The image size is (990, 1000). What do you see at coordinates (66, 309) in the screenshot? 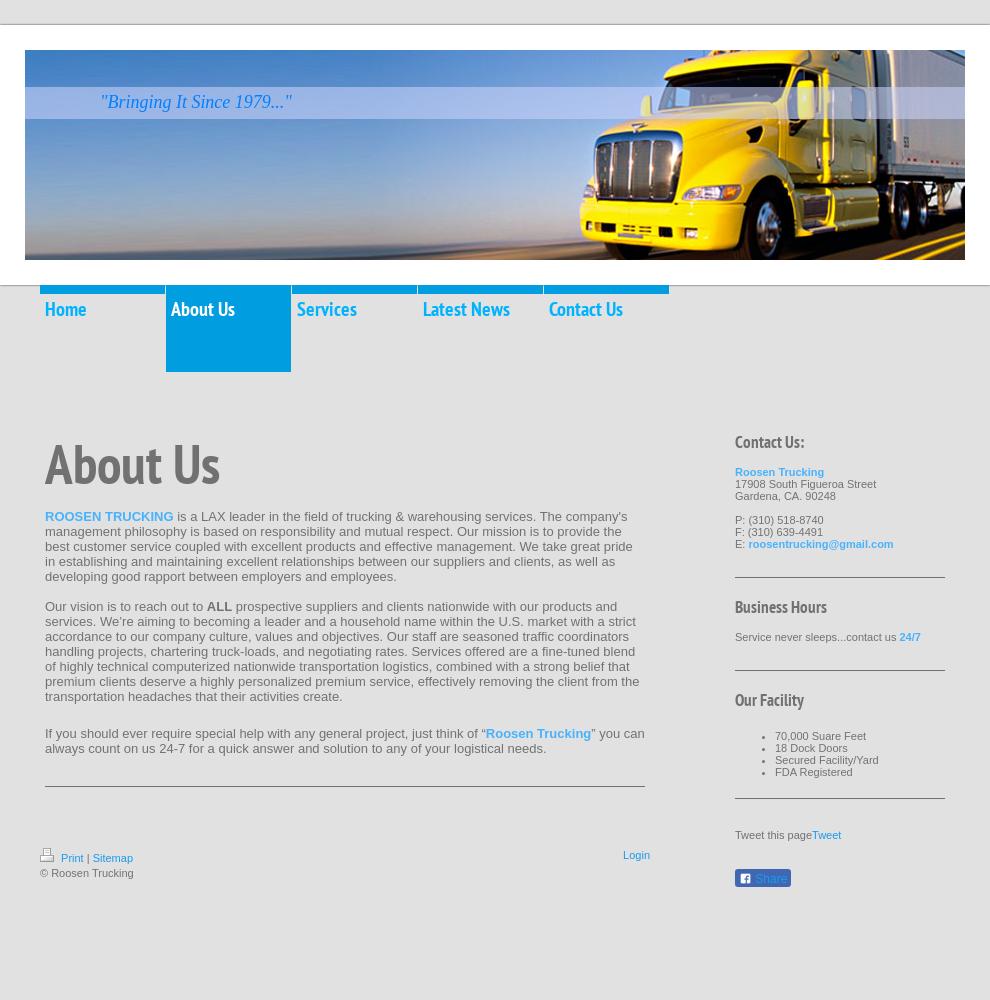
I see `'Home'` at bounding box center [66, 309].